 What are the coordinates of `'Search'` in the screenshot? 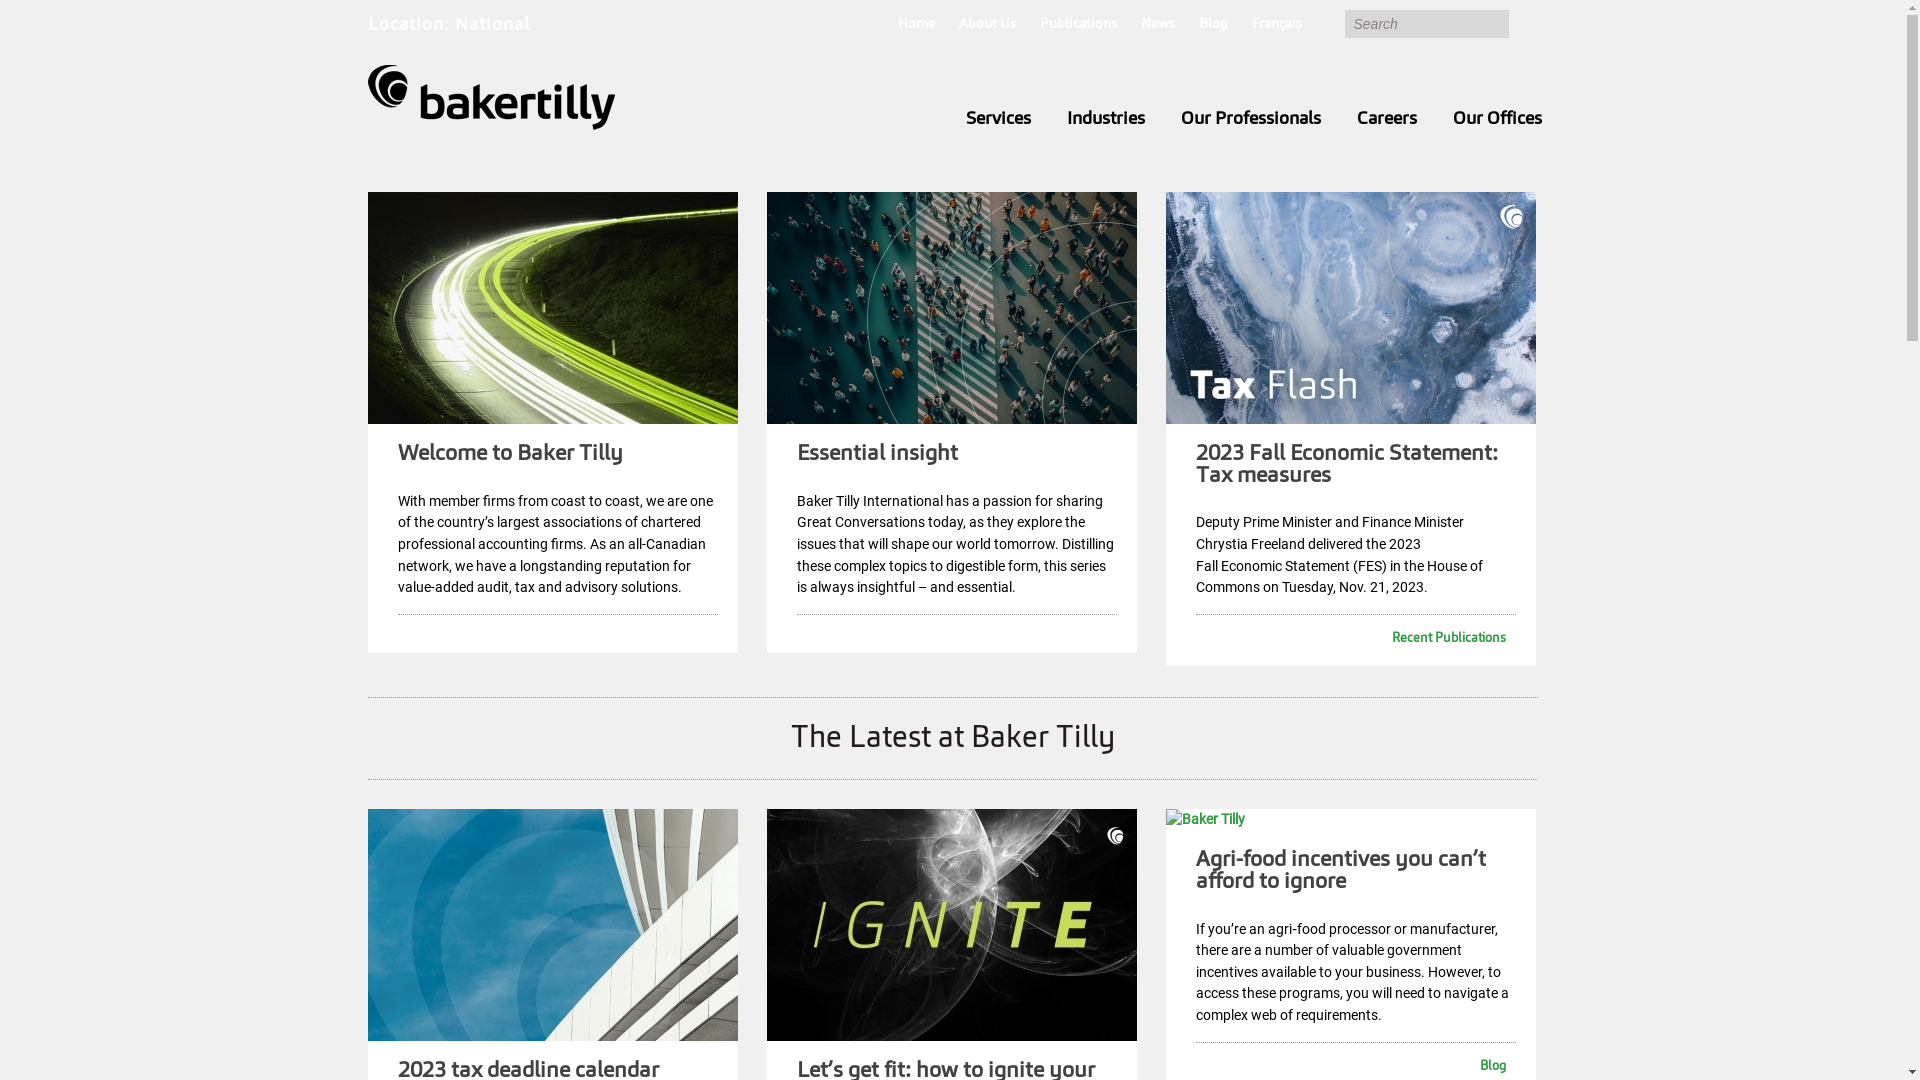 It's located at (1424, 23).